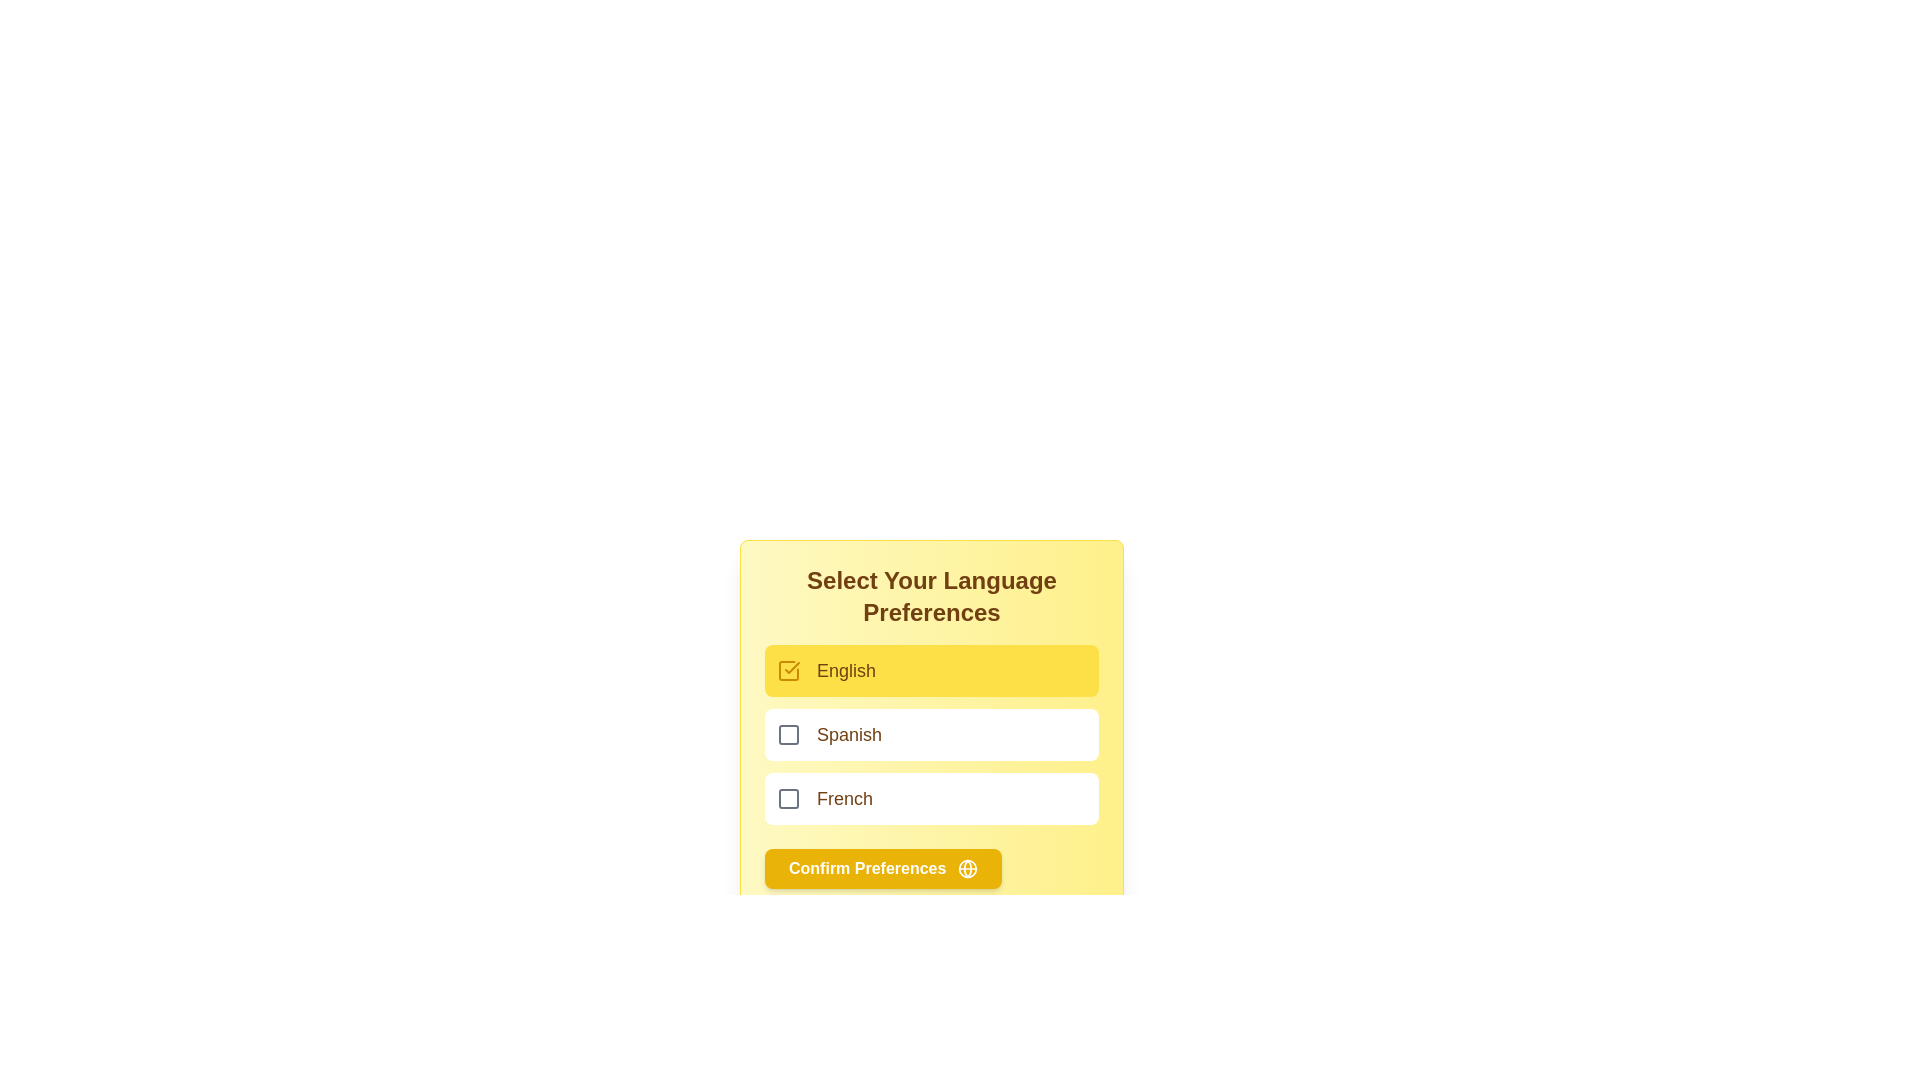 This screenshot has width=1920, height=1080. I want to click on the checkbox option for selecting the Spanish language in the 'Select Your Language Preferences' panel, so click(930, 735).